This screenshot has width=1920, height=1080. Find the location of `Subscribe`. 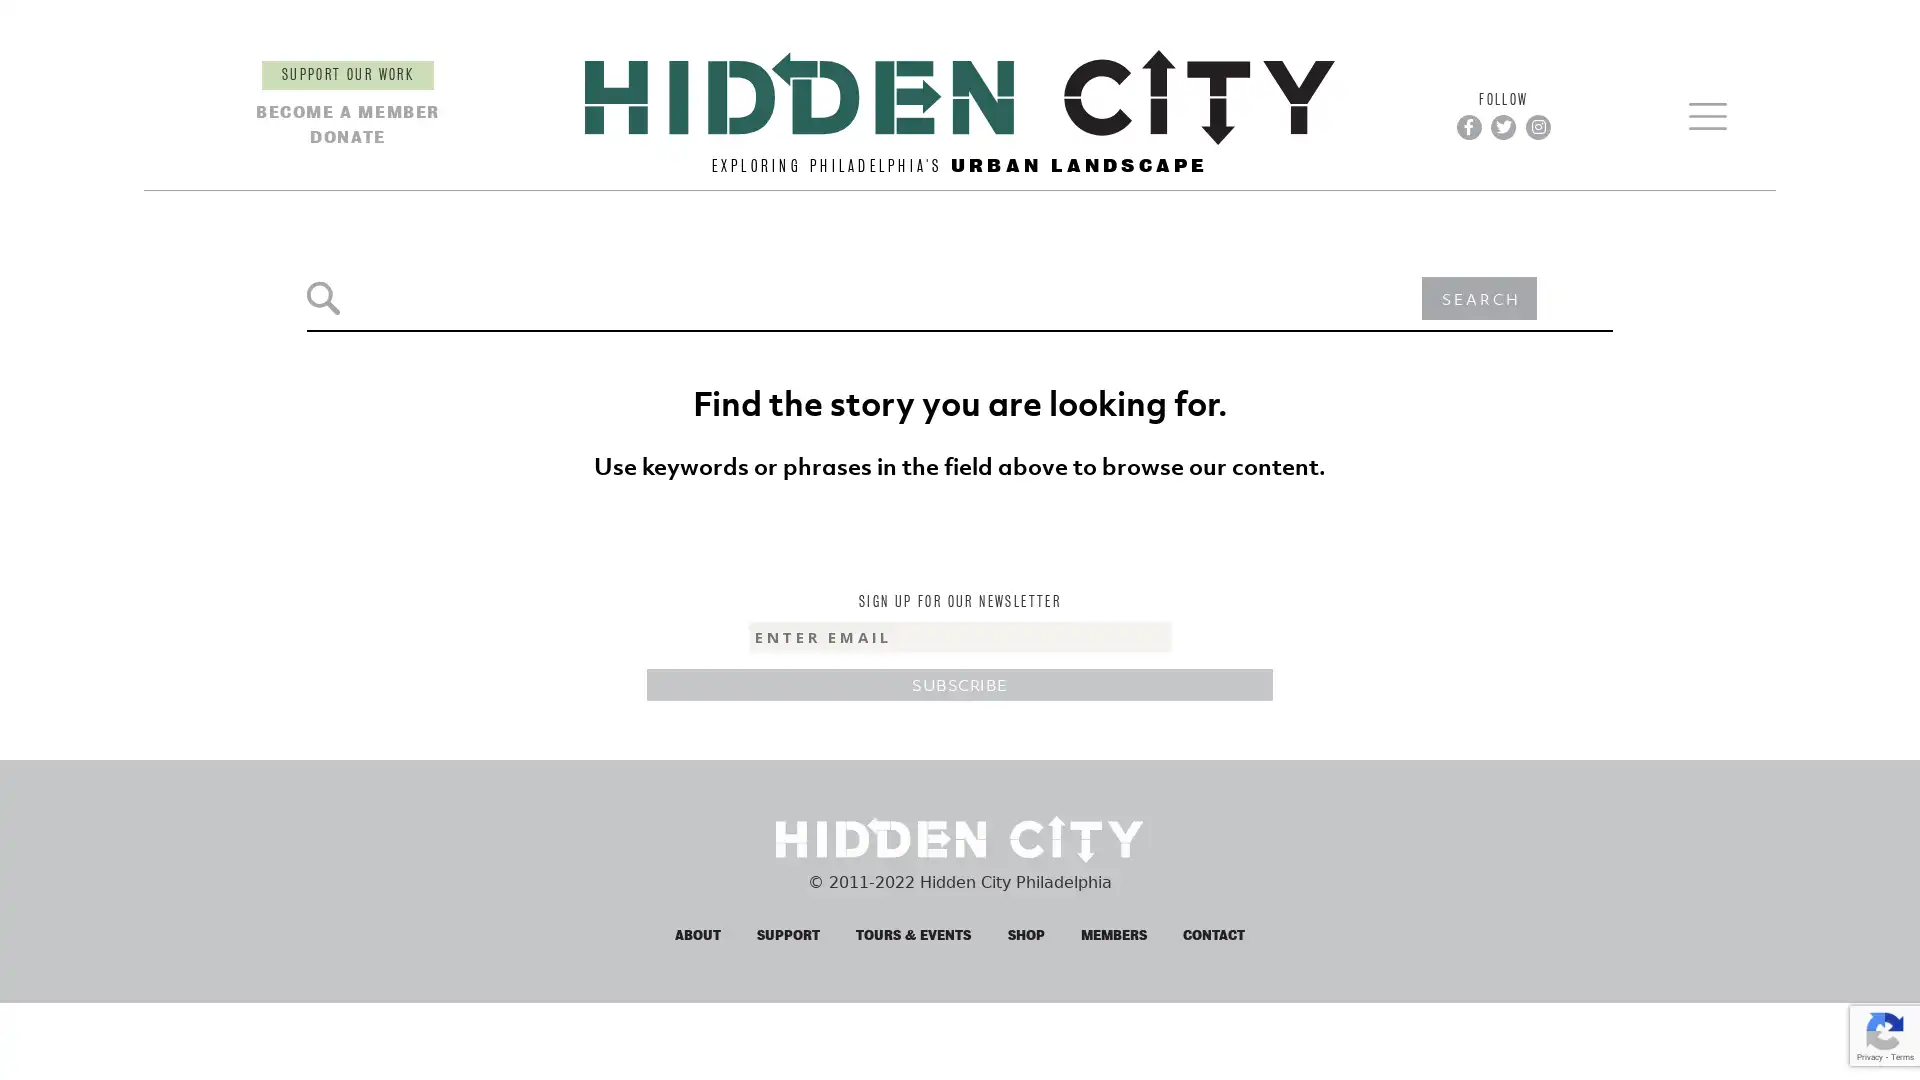

Subscribe is located at coordinates (958, 473).